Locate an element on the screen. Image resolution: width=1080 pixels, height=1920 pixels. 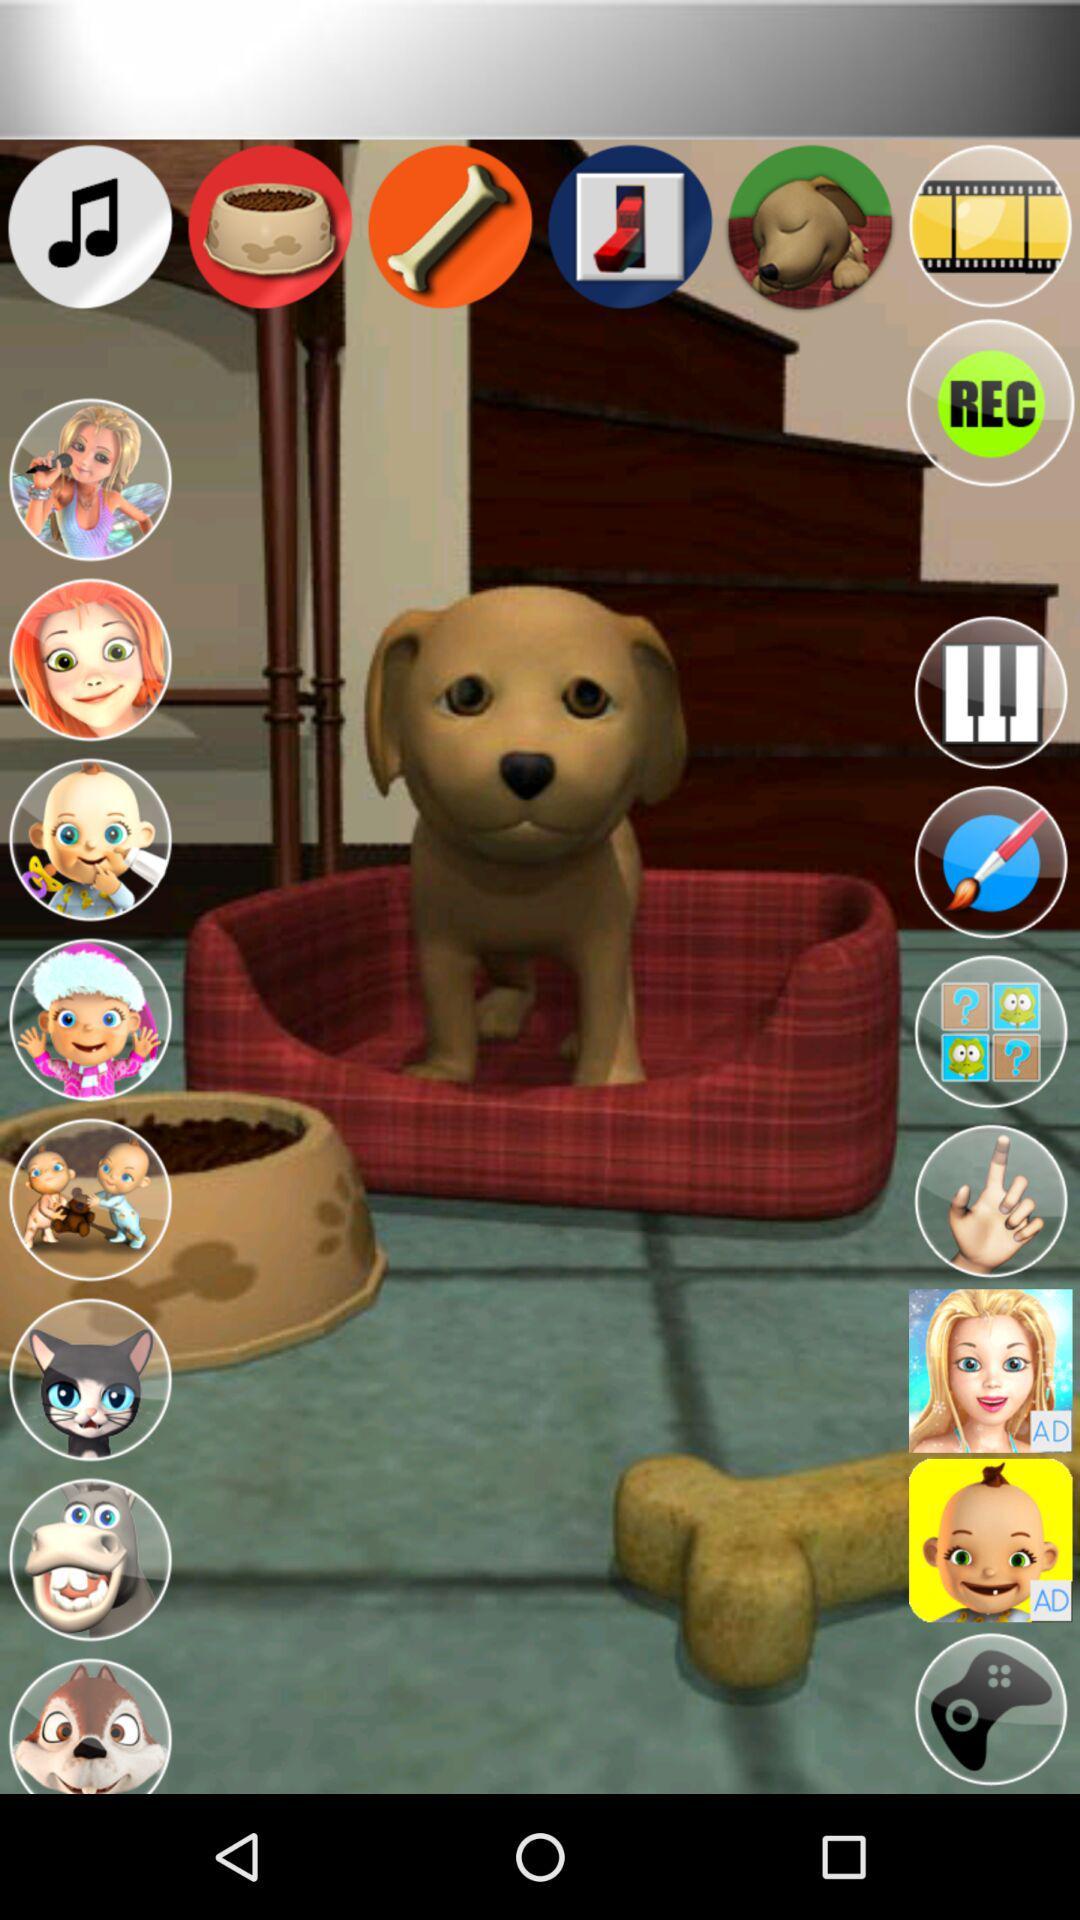
open advertisement is located at coordinates (990, 1370).